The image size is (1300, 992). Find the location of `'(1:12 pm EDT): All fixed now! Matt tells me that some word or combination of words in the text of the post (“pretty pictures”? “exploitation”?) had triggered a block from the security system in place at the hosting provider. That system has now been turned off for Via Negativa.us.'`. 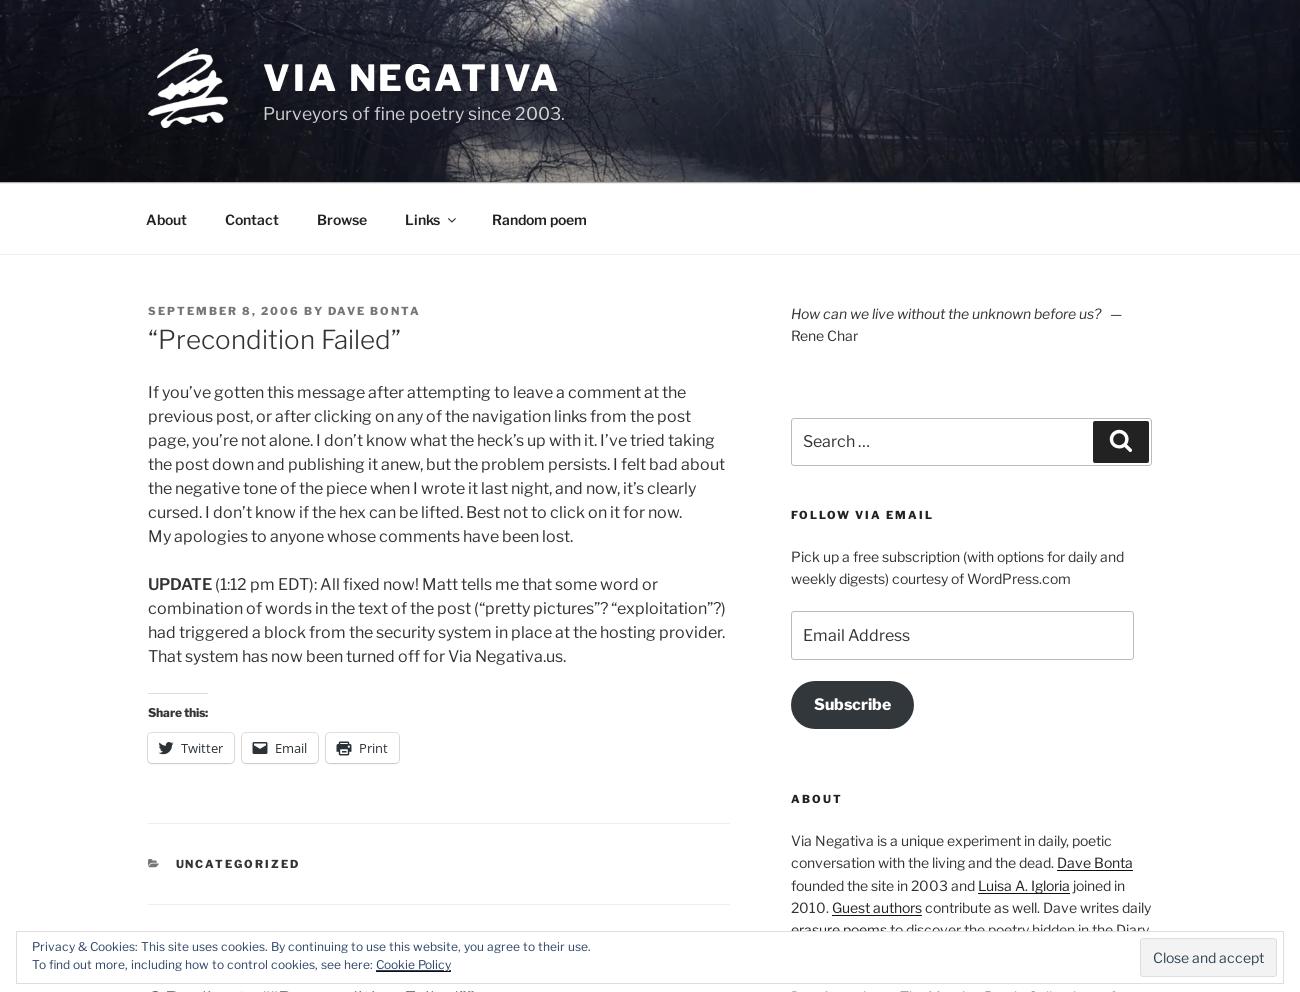

'(1:12 pm EDT): All fixed now! Matt tells me that some word or combination of words in the text of the post (“pretty pictures”? “exploitation”?) had triggered a block from the security system in place at the hosting provider. That system has now been turned off for Via Negativa.us.' is located at coordinates (146, 619).